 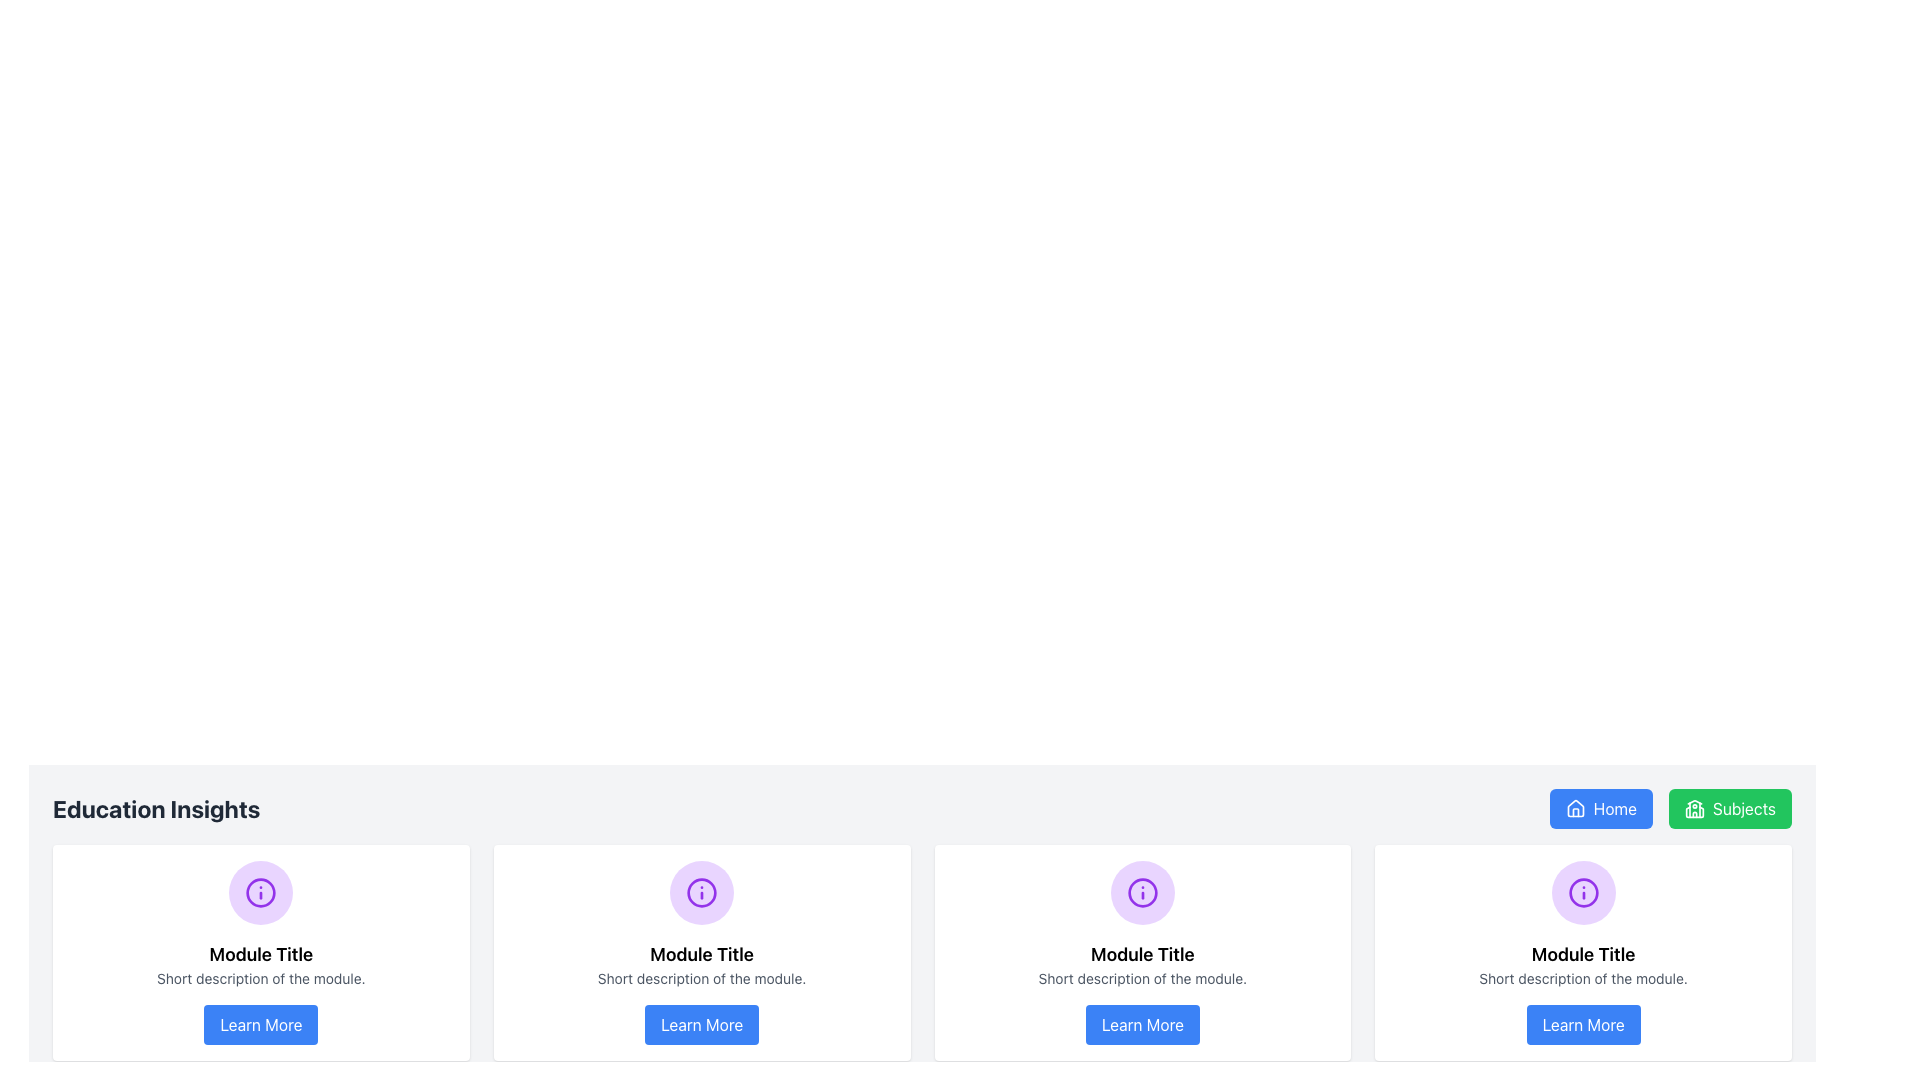 I want to click on the circular icon with a purple outline and 'i' symbol inside, located on the right end of the horizontal row of module cards under the 'Education Insights' heading, so click(x=1582, y=892).